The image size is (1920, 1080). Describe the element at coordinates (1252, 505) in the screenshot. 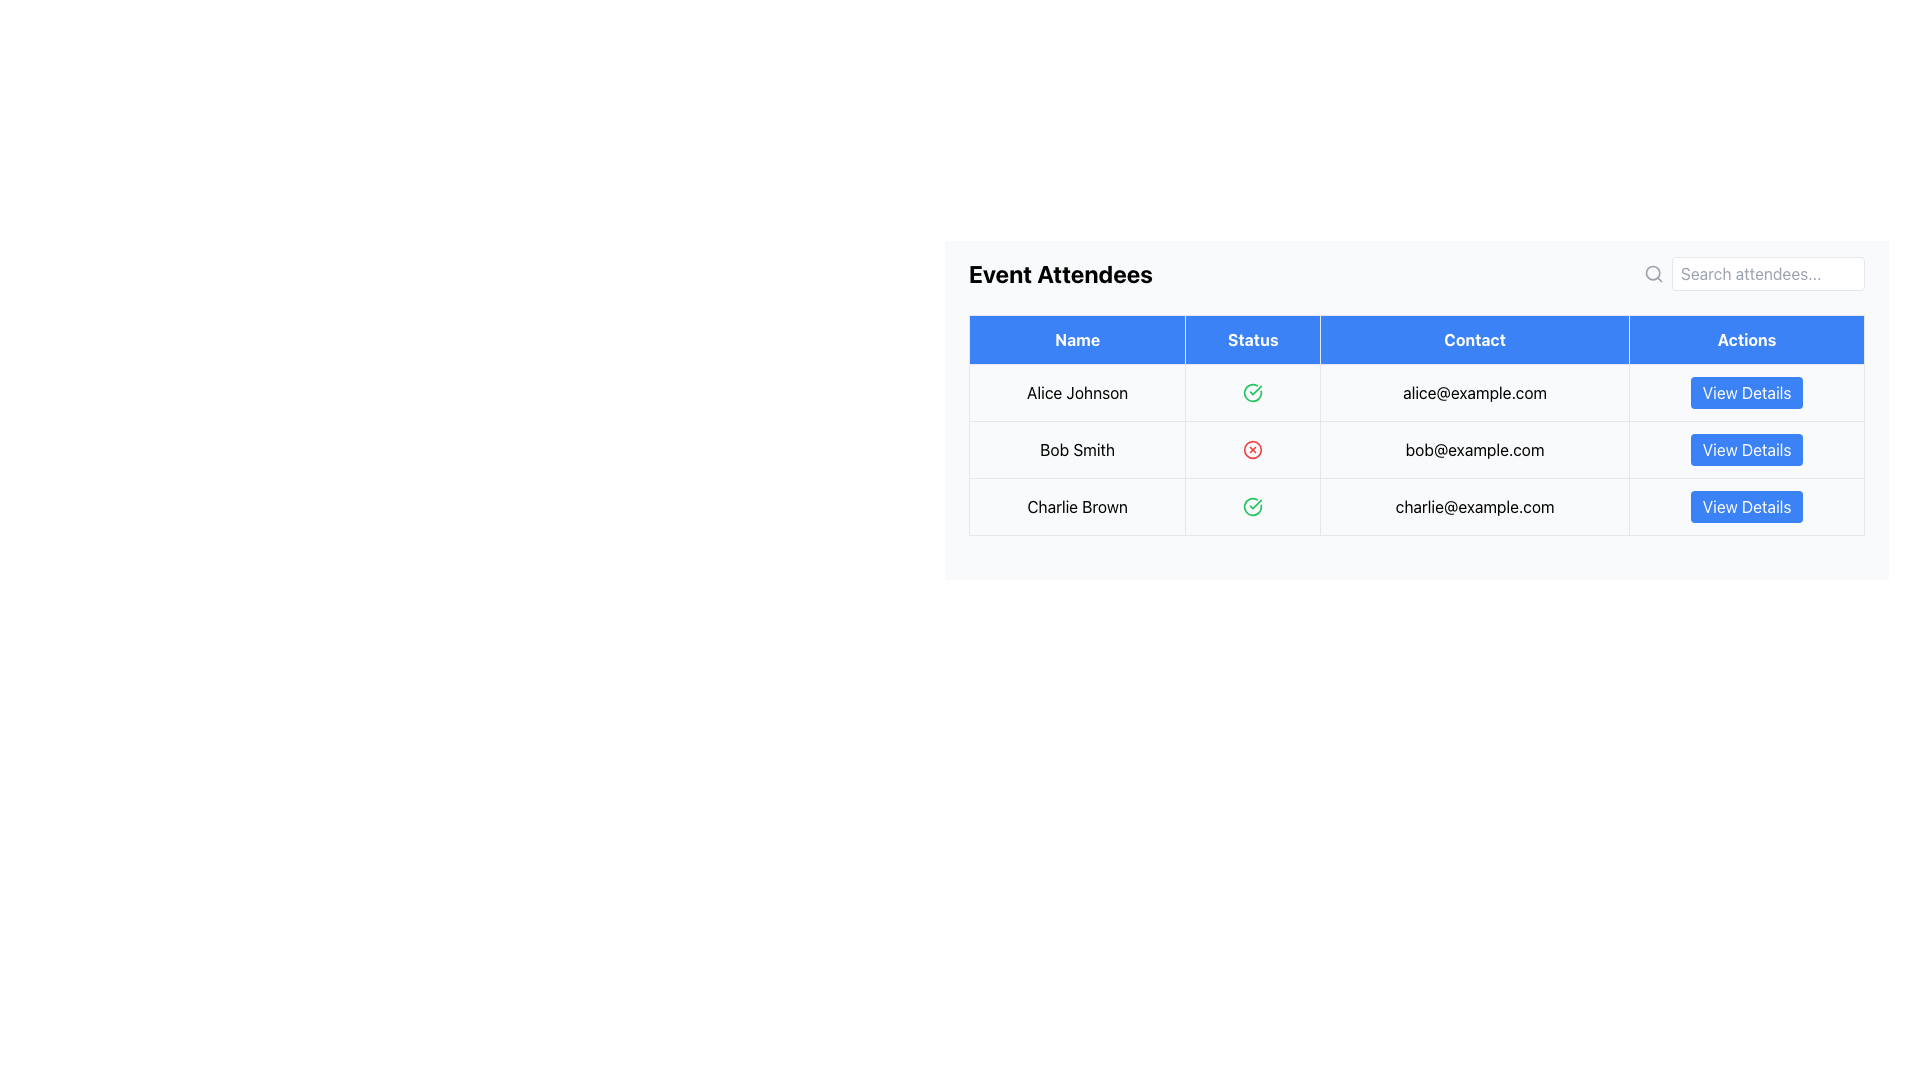

I see `the circular SVG component indicating a positive status for 'Alice Johnson' in the 'Status' column of the table` at that location.